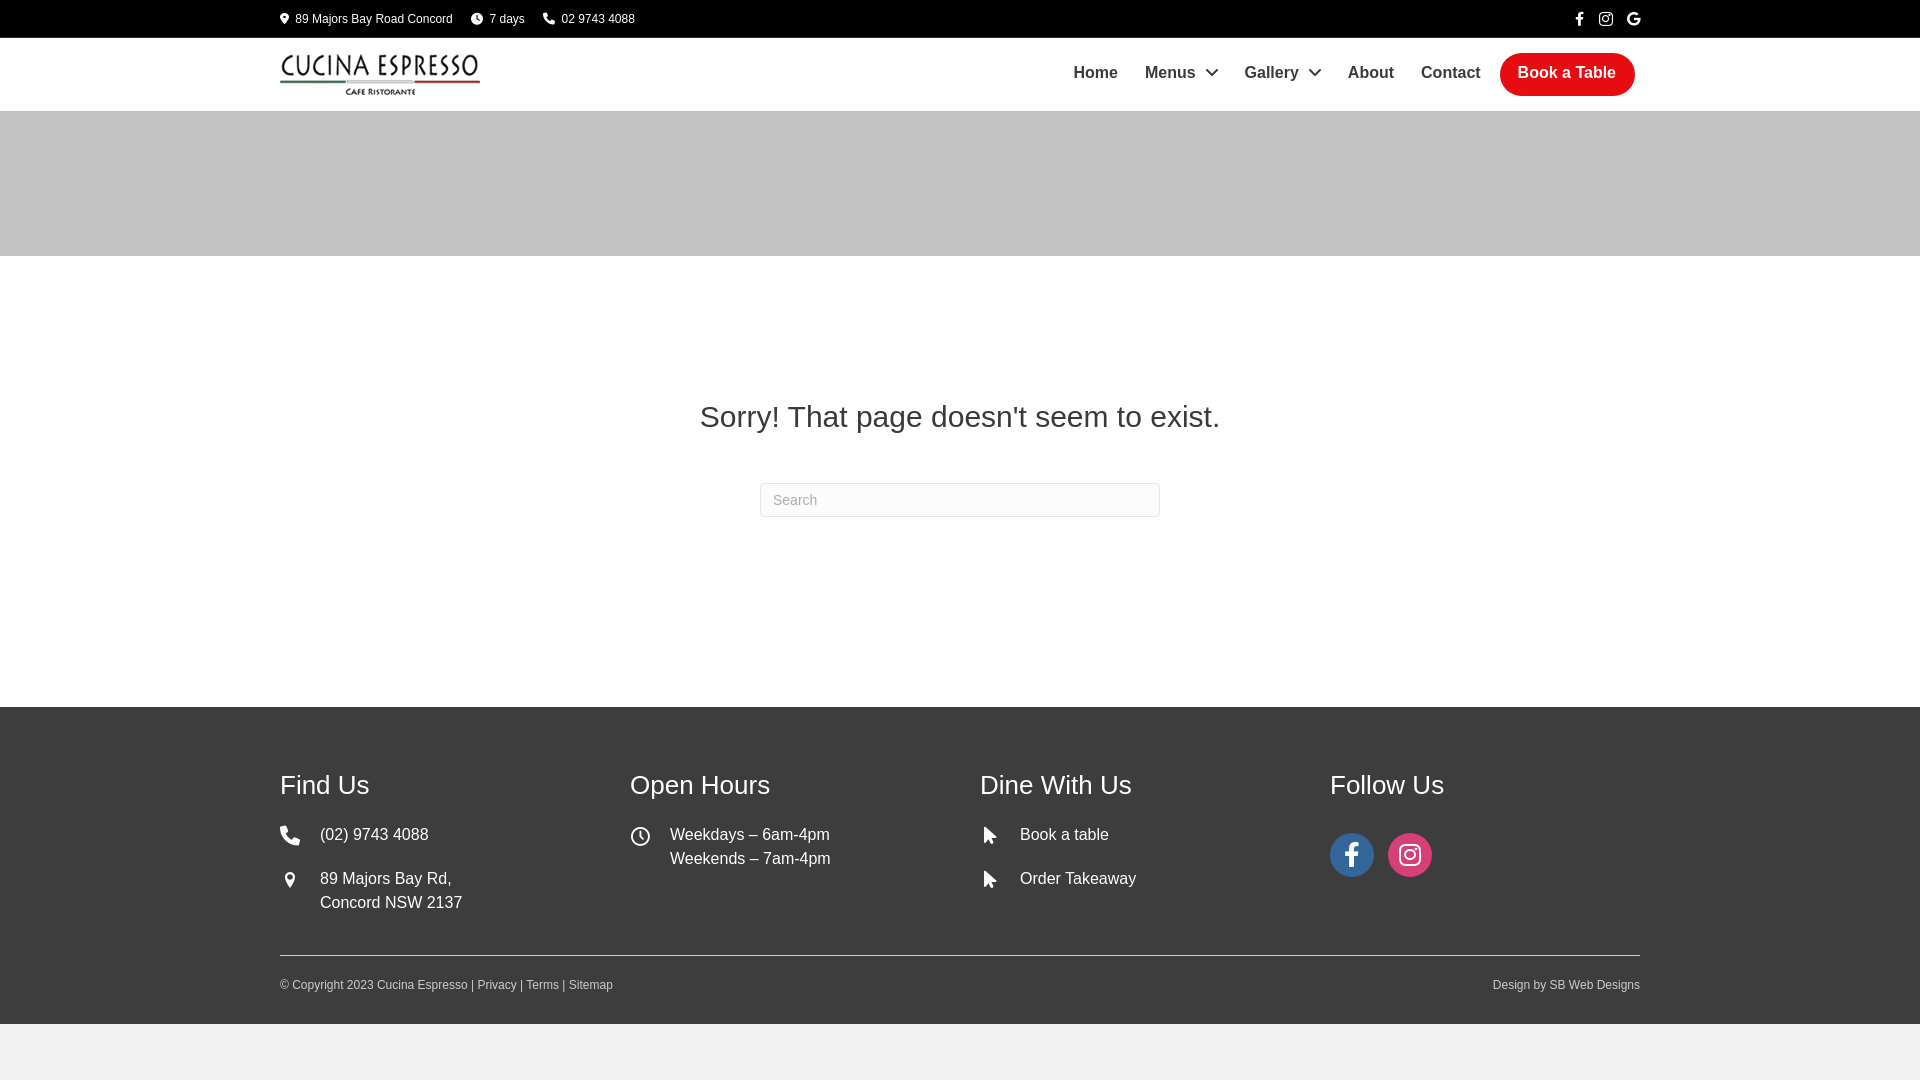  What do you see at coordinates (1451, 72) in the screenshot?
I see `'Contact'` at bounding box center [1451, 72].